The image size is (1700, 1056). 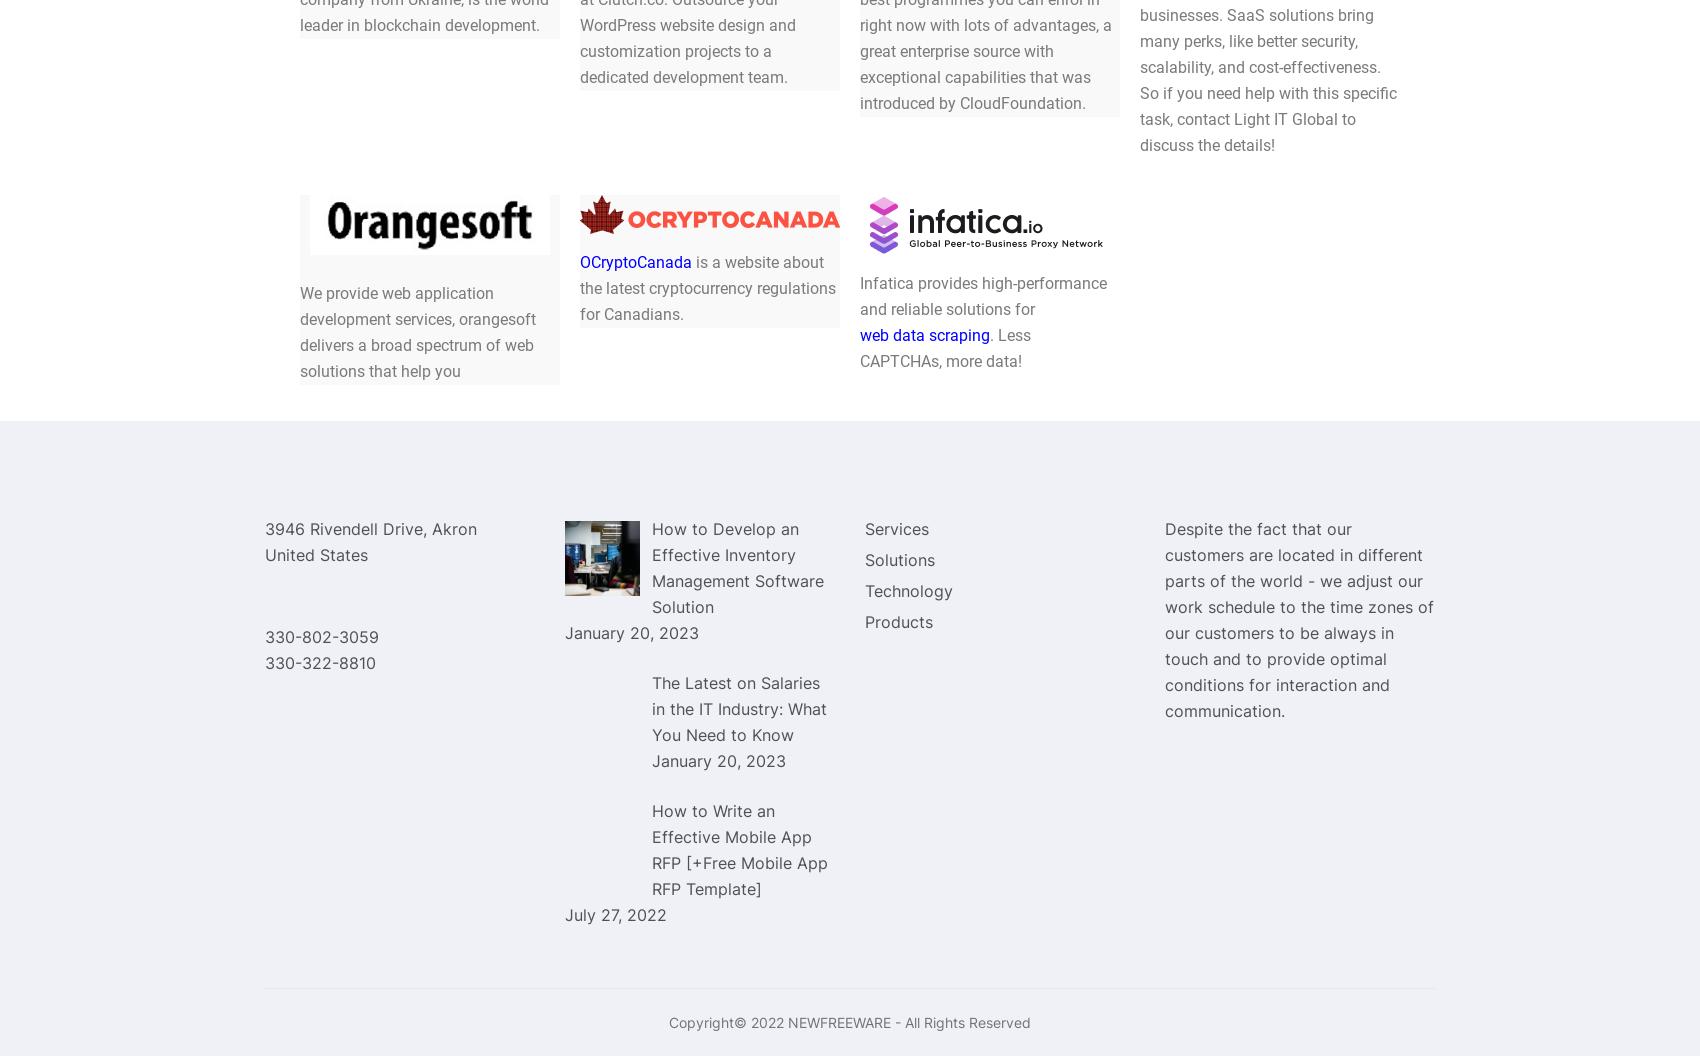 What do you see at coordinates (579, 260) in the screenshot?
I see `'OCryptoCanada'` at bounding box center [579, 260].